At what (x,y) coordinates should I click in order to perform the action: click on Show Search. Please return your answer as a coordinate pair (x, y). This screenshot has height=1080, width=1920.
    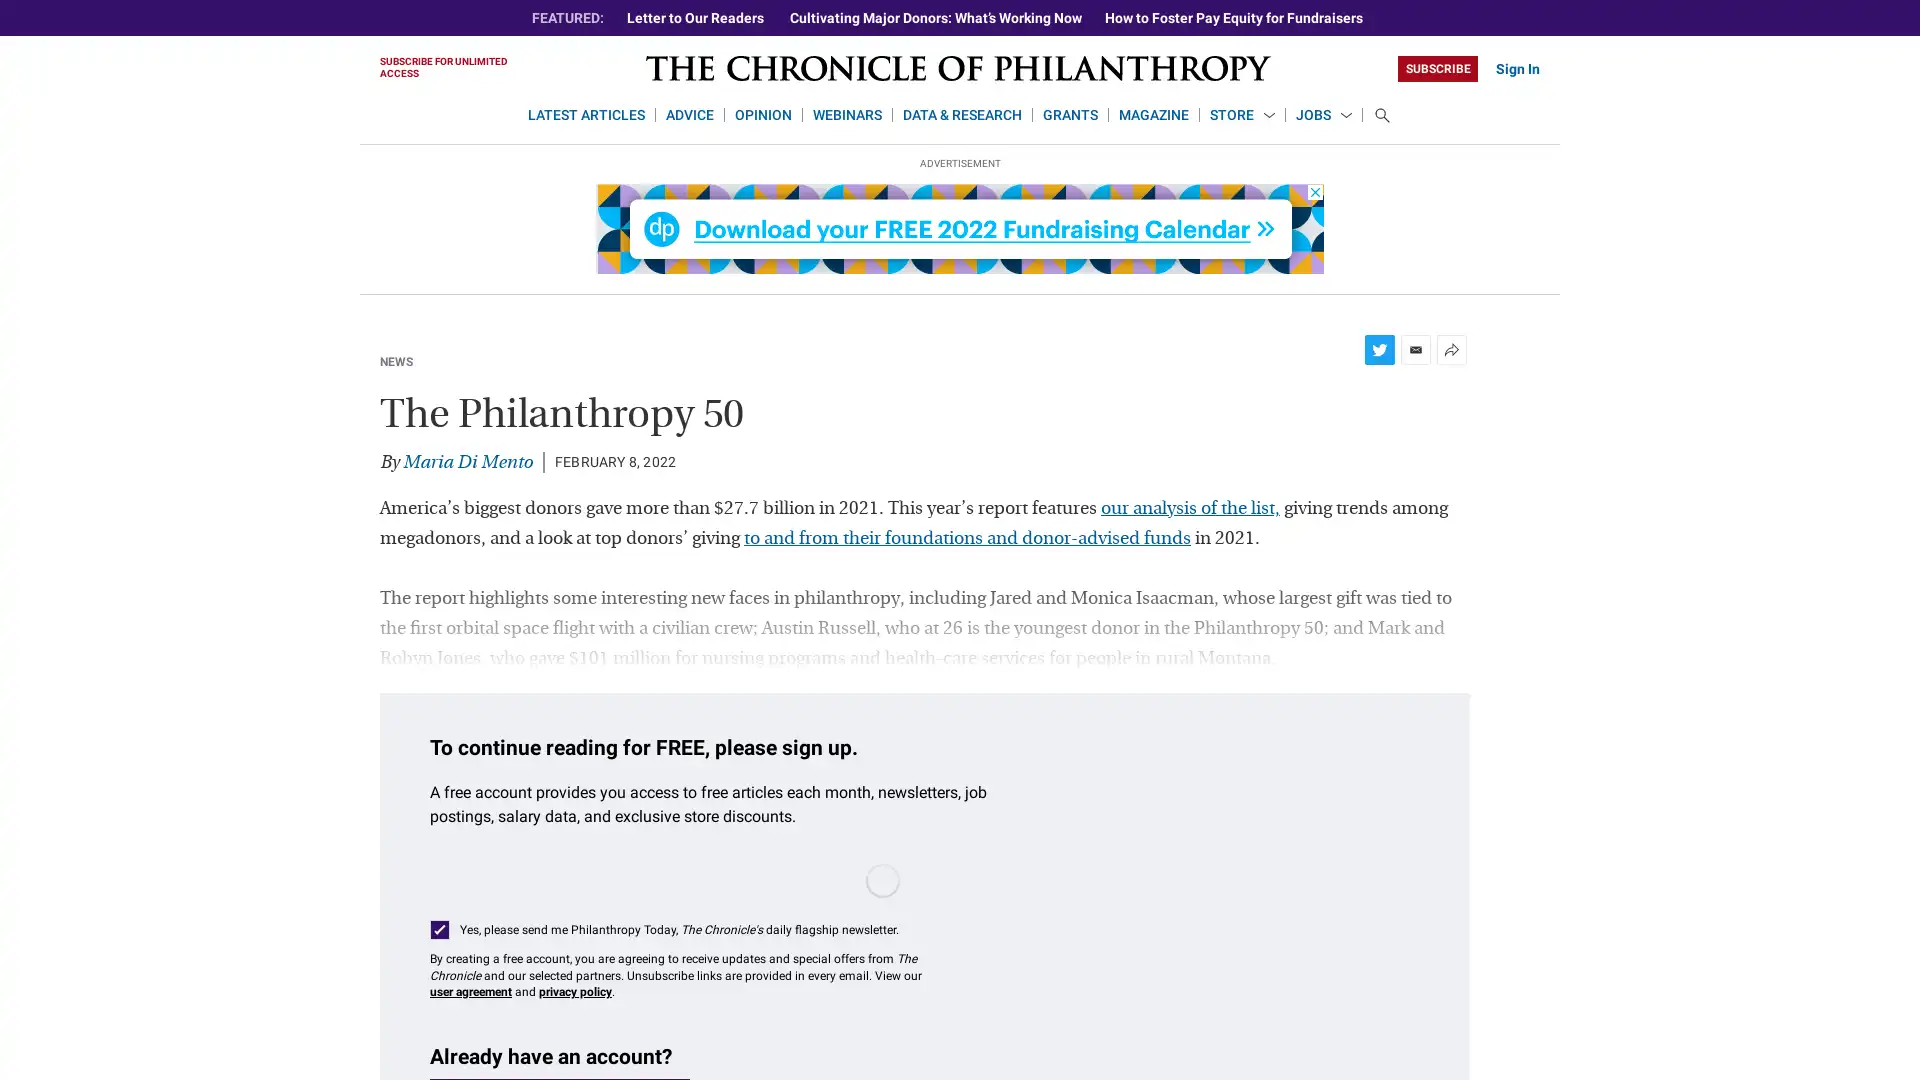
    Looking at the image, I should click on (1381, 115).